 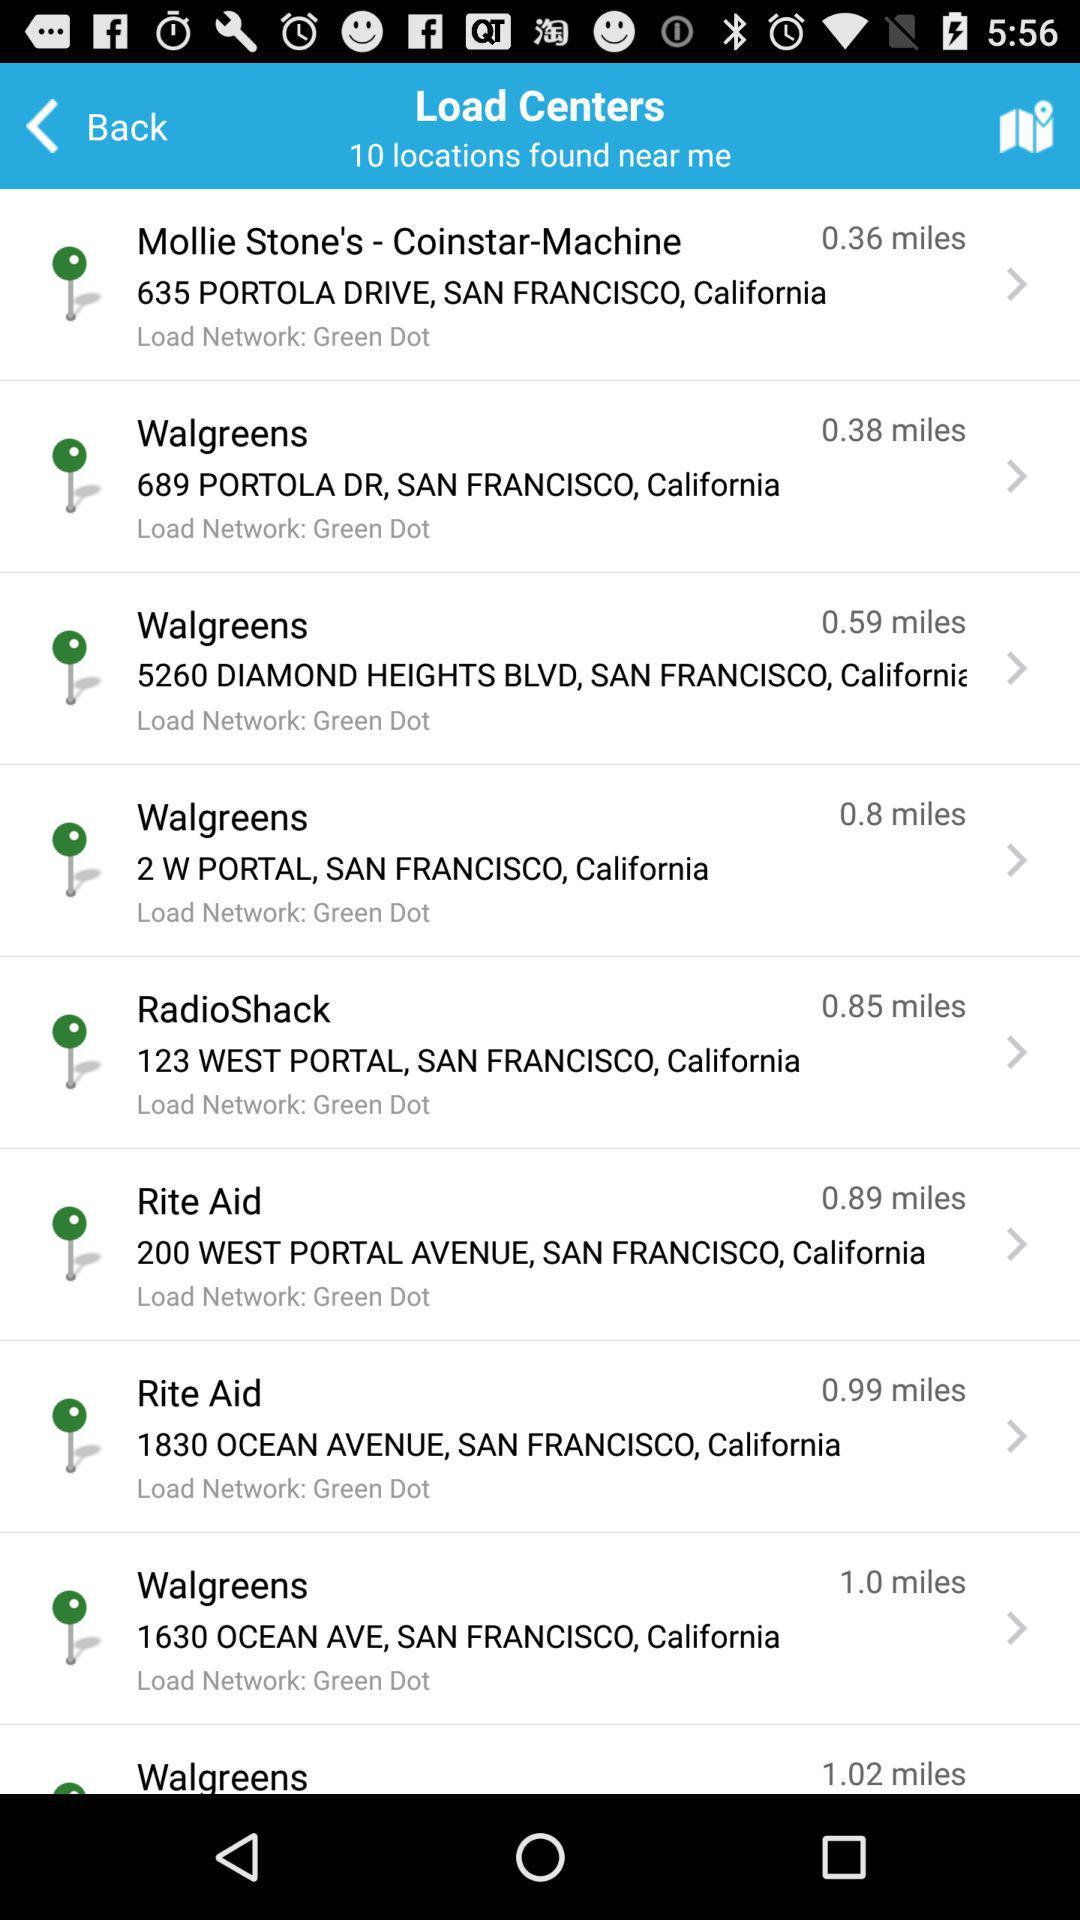 What do you see at coordinates (1026, 124) in the screenshot?
I see `the icon next to the load centers` at bounding box center [1026, 124].